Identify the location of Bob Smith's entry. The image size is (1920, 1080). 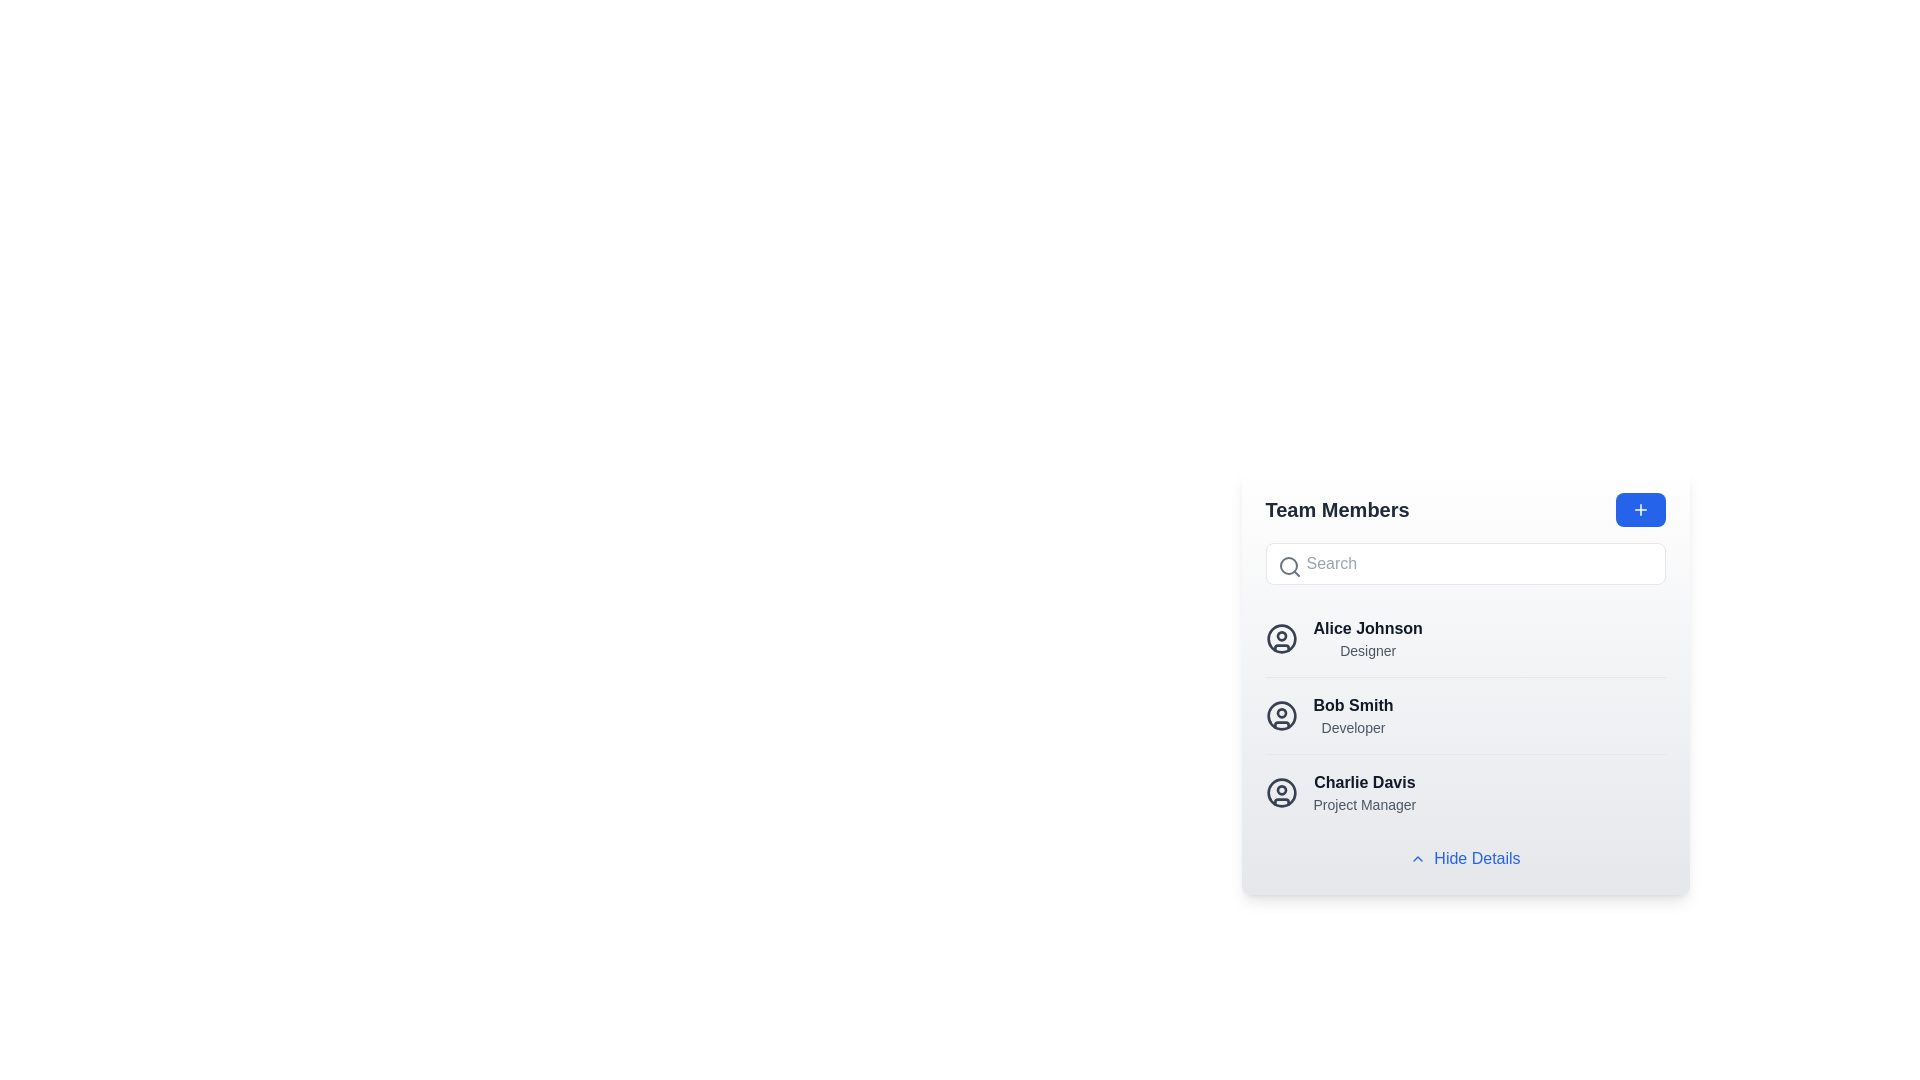
(1465, 715).